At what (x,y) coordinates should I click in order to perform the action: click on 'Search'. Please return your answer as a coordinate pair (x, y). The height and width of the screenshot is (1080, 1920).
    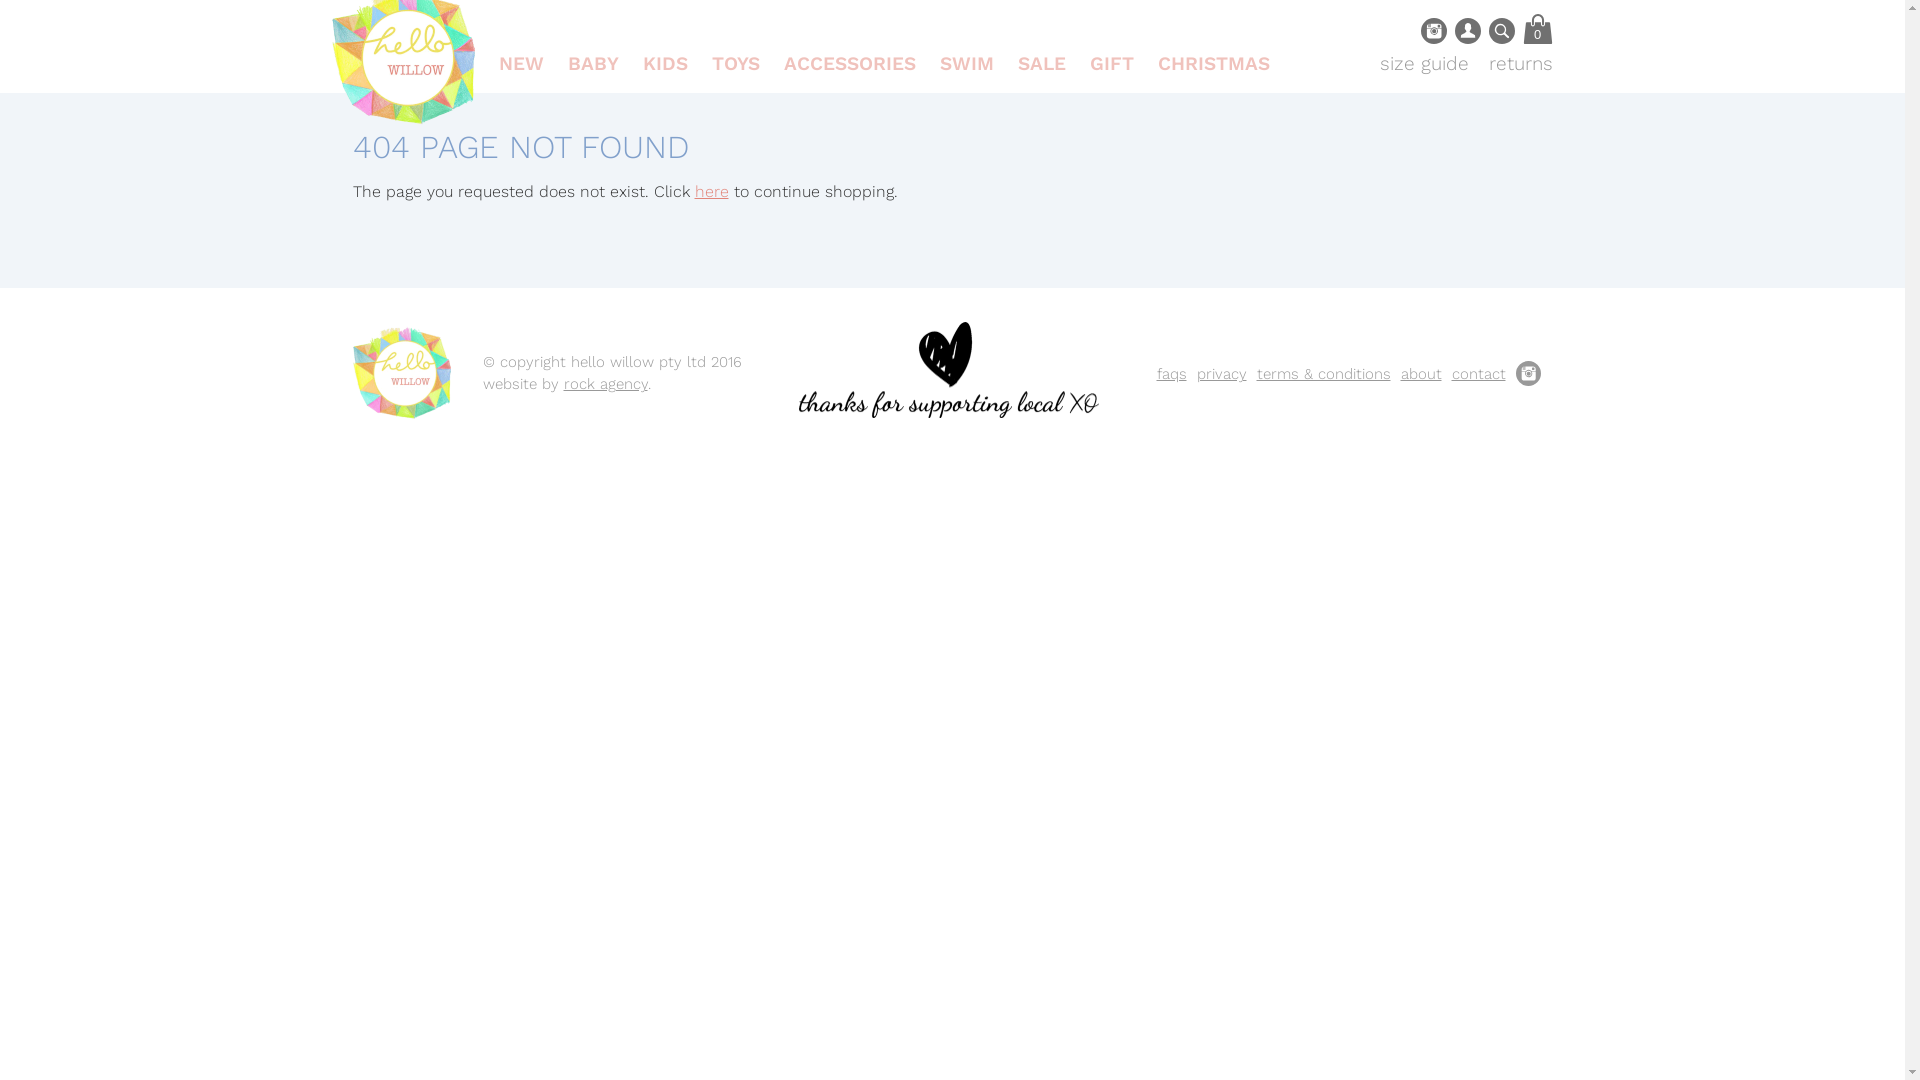
    Looking at the image, I should click on (1488, 30).